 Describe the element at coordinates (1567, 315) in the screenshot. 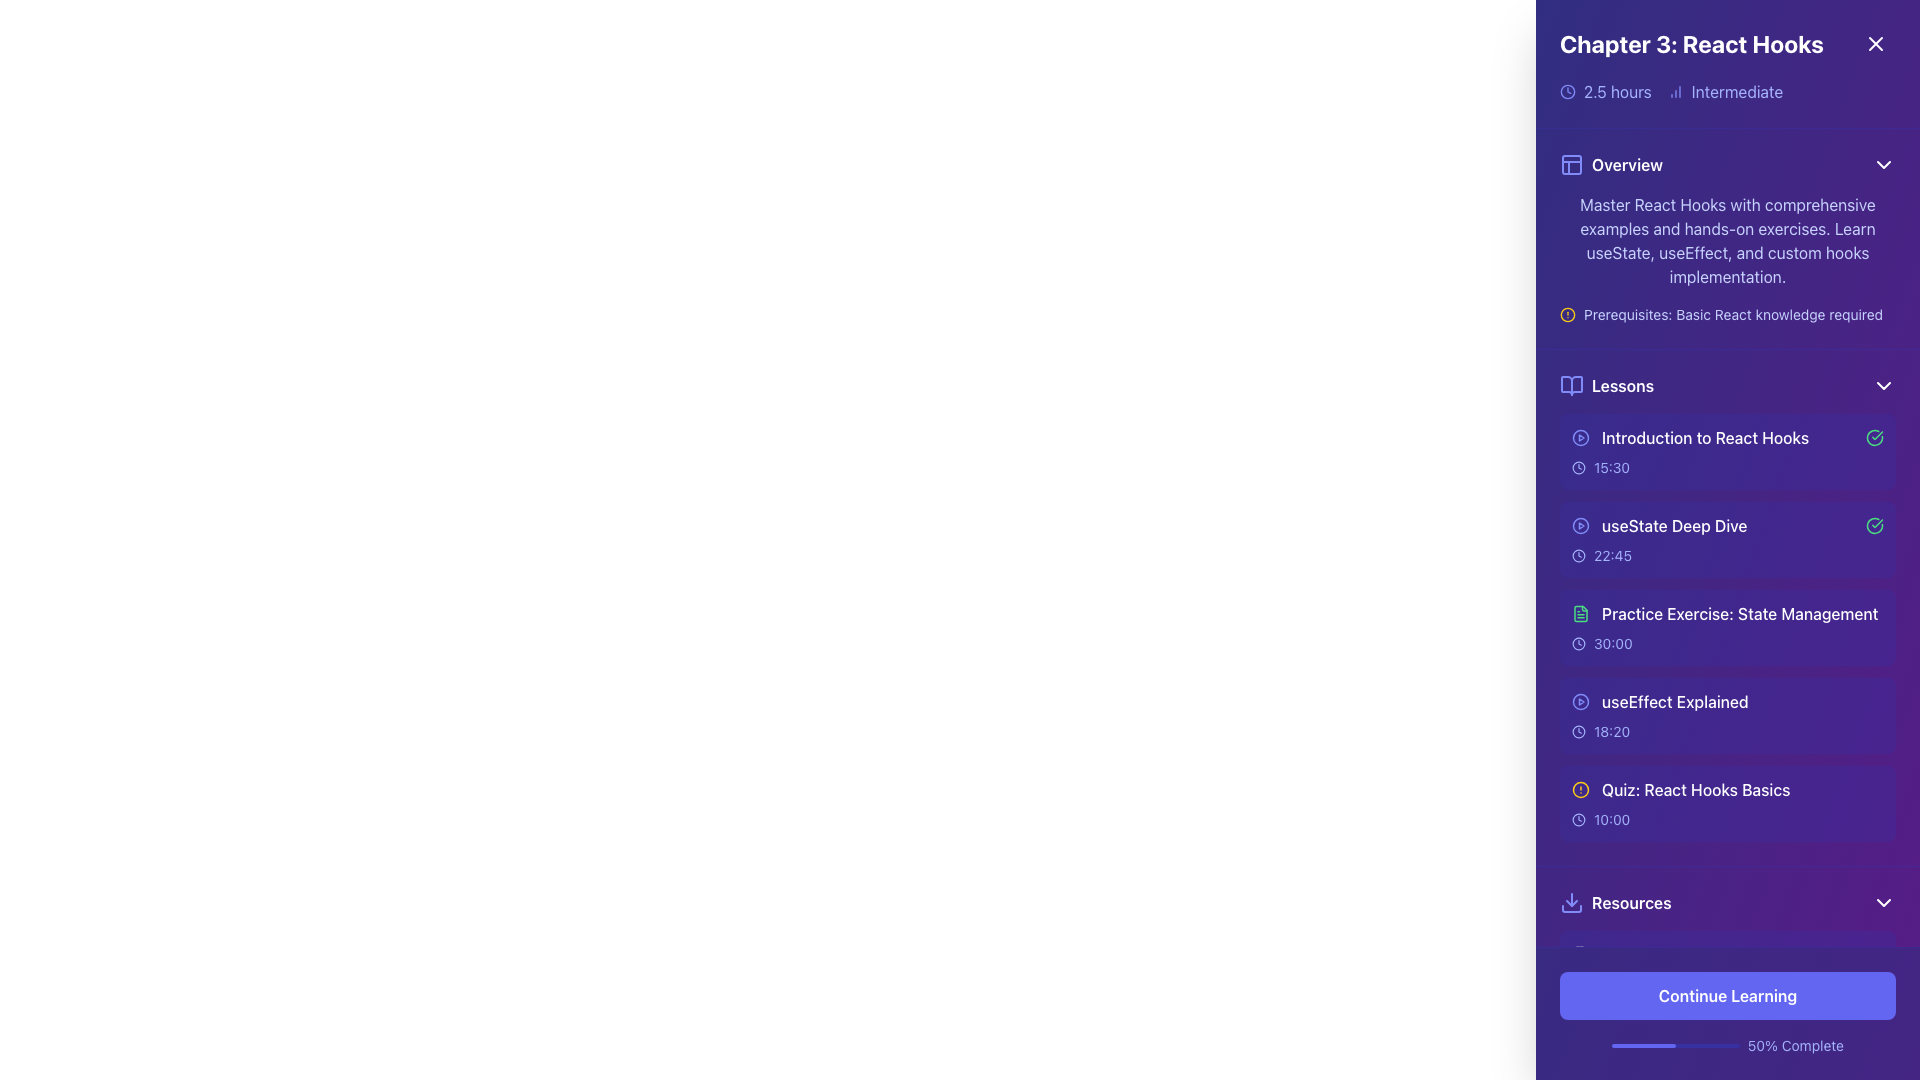

I see `the alert icon located at the top of the Overview section next to the text 'Prerequisites: Basic React knowledge required'` at that location.